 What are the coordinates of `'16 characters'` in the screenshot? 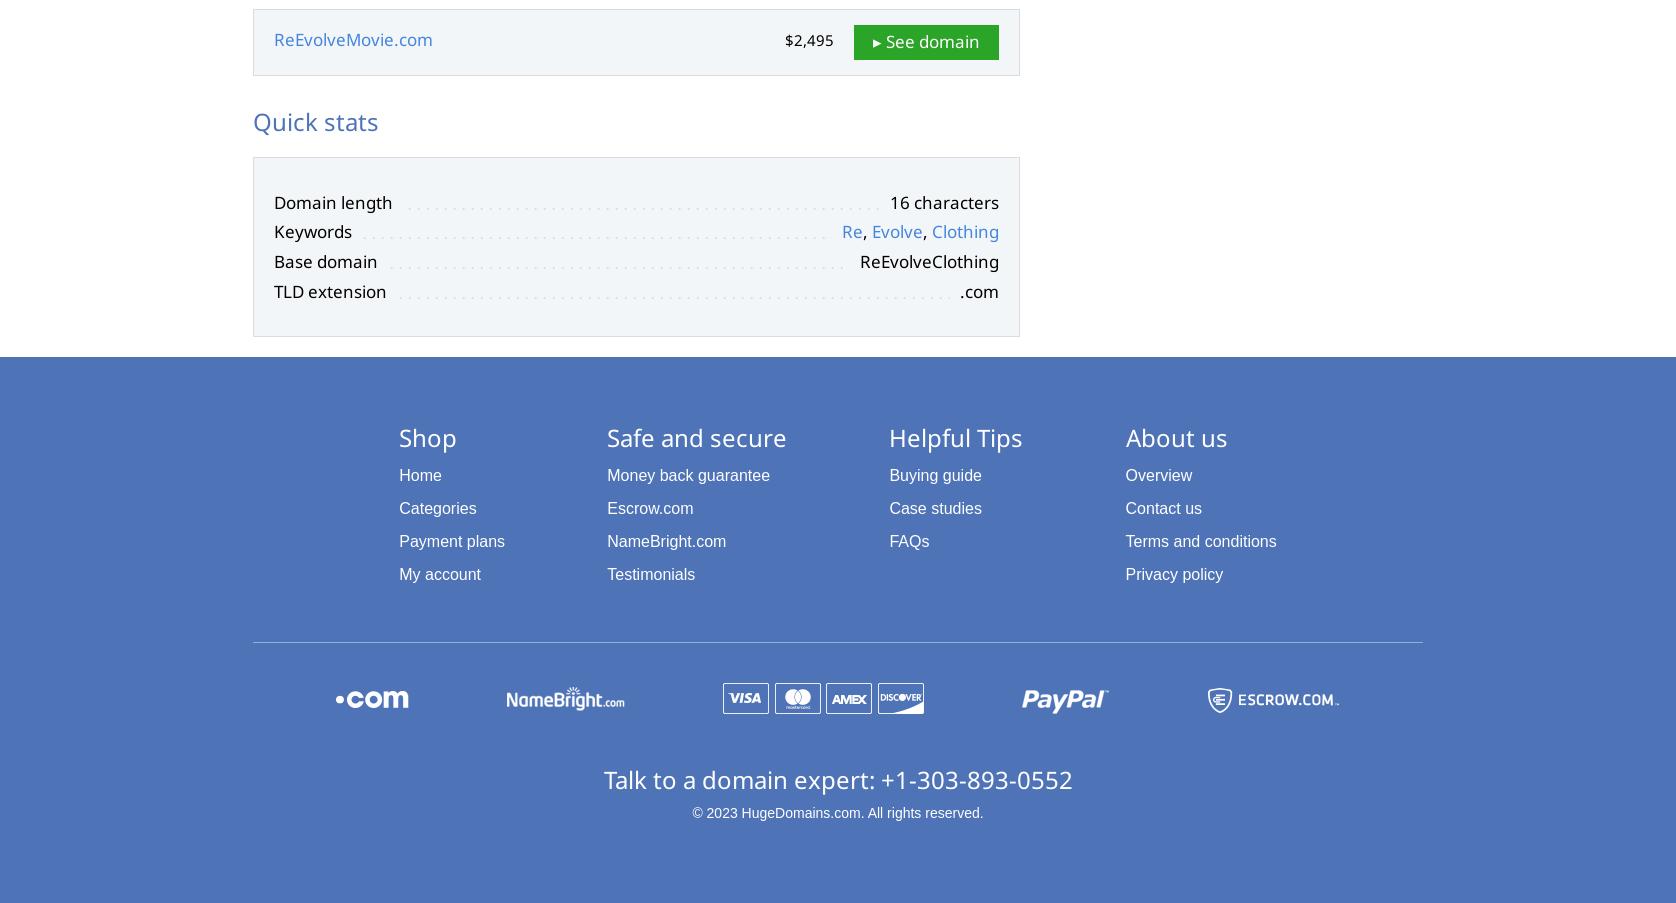 It's located at (889, 201).